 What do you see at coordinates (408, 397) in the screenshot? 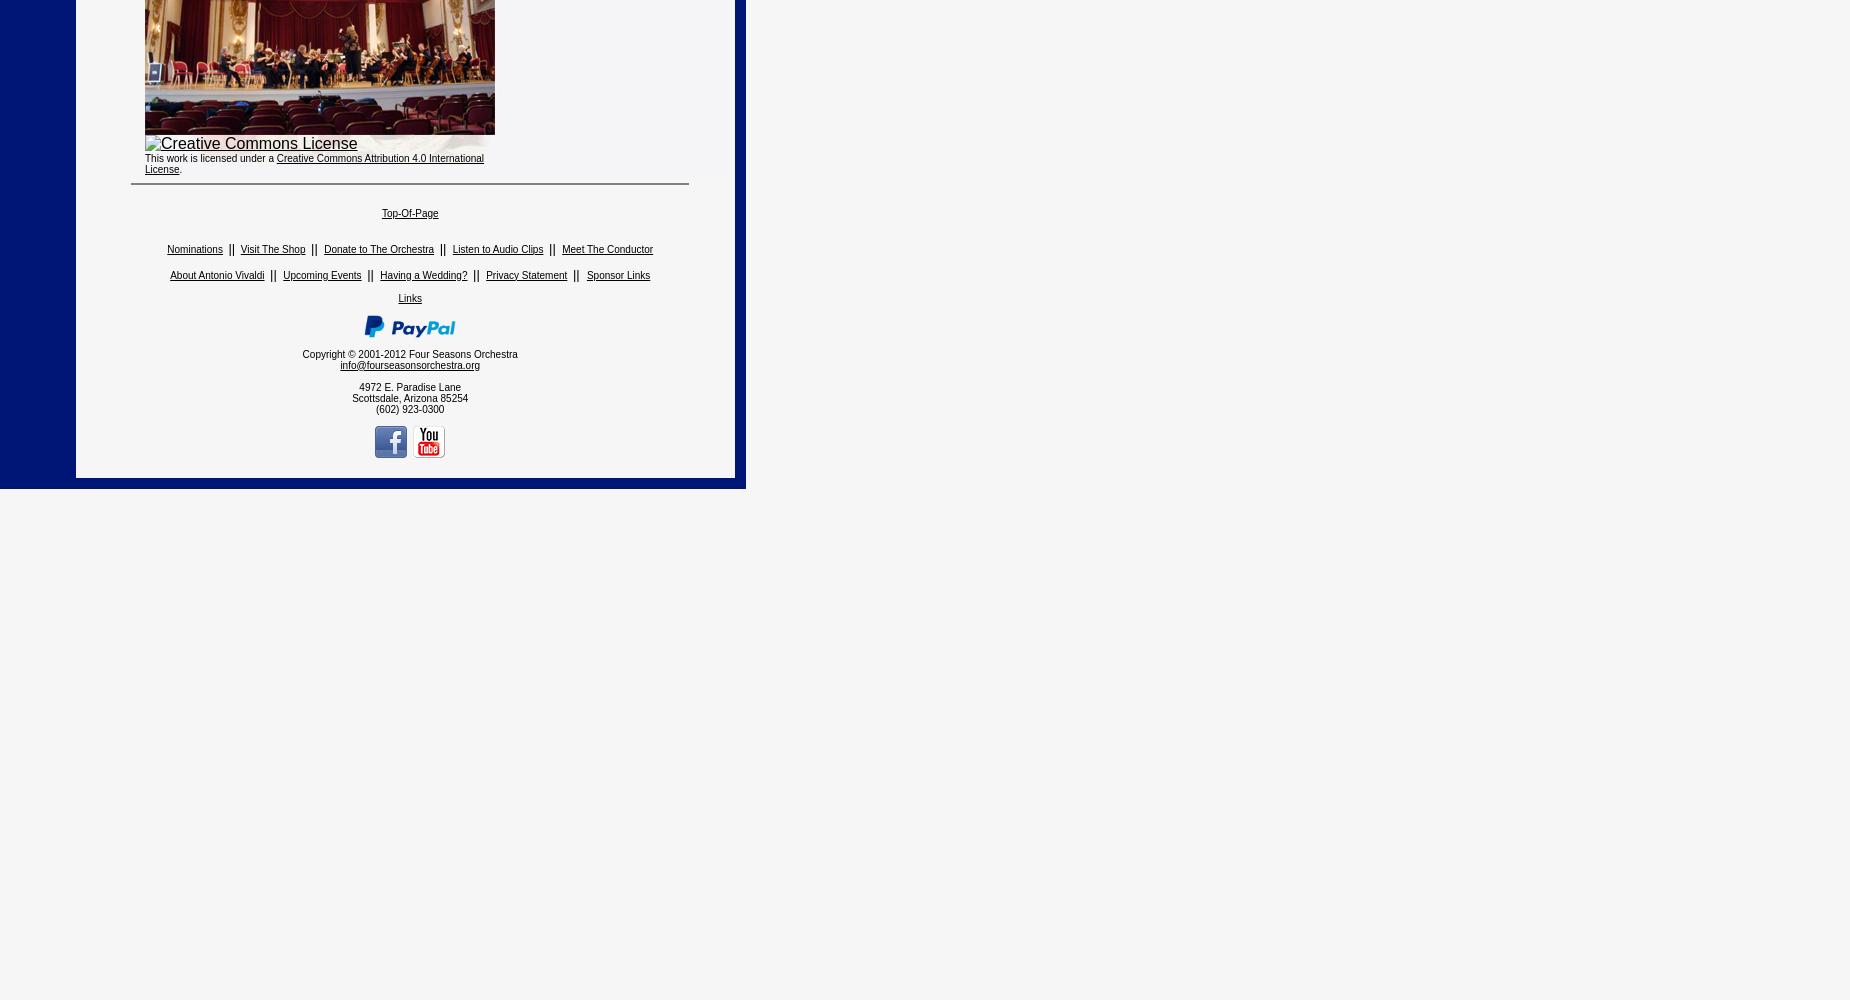
I see `'Scottsdale, Arizona 85254'` at bounding box center [408, 397].